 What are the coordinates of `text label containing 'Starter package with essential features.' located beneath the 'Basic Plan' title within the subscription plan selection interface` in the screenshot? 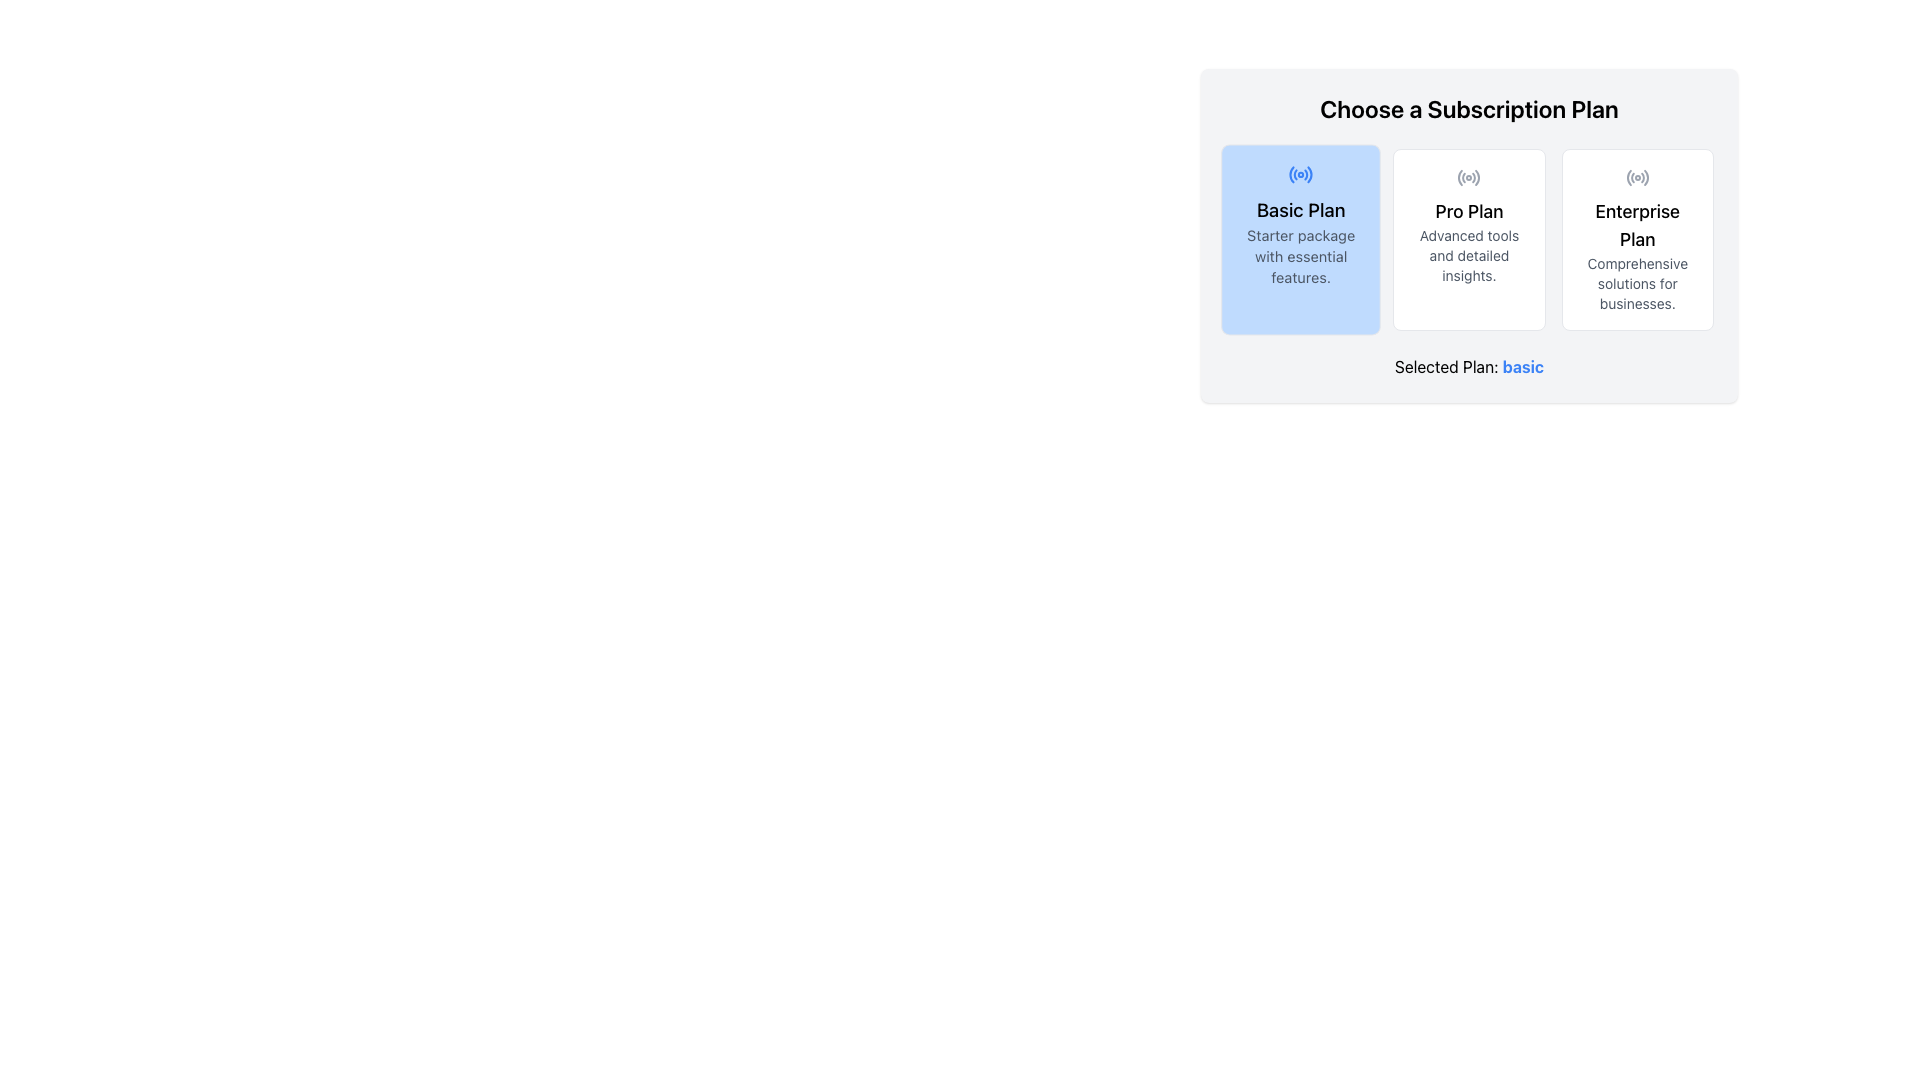 It's located at (1301, 255).